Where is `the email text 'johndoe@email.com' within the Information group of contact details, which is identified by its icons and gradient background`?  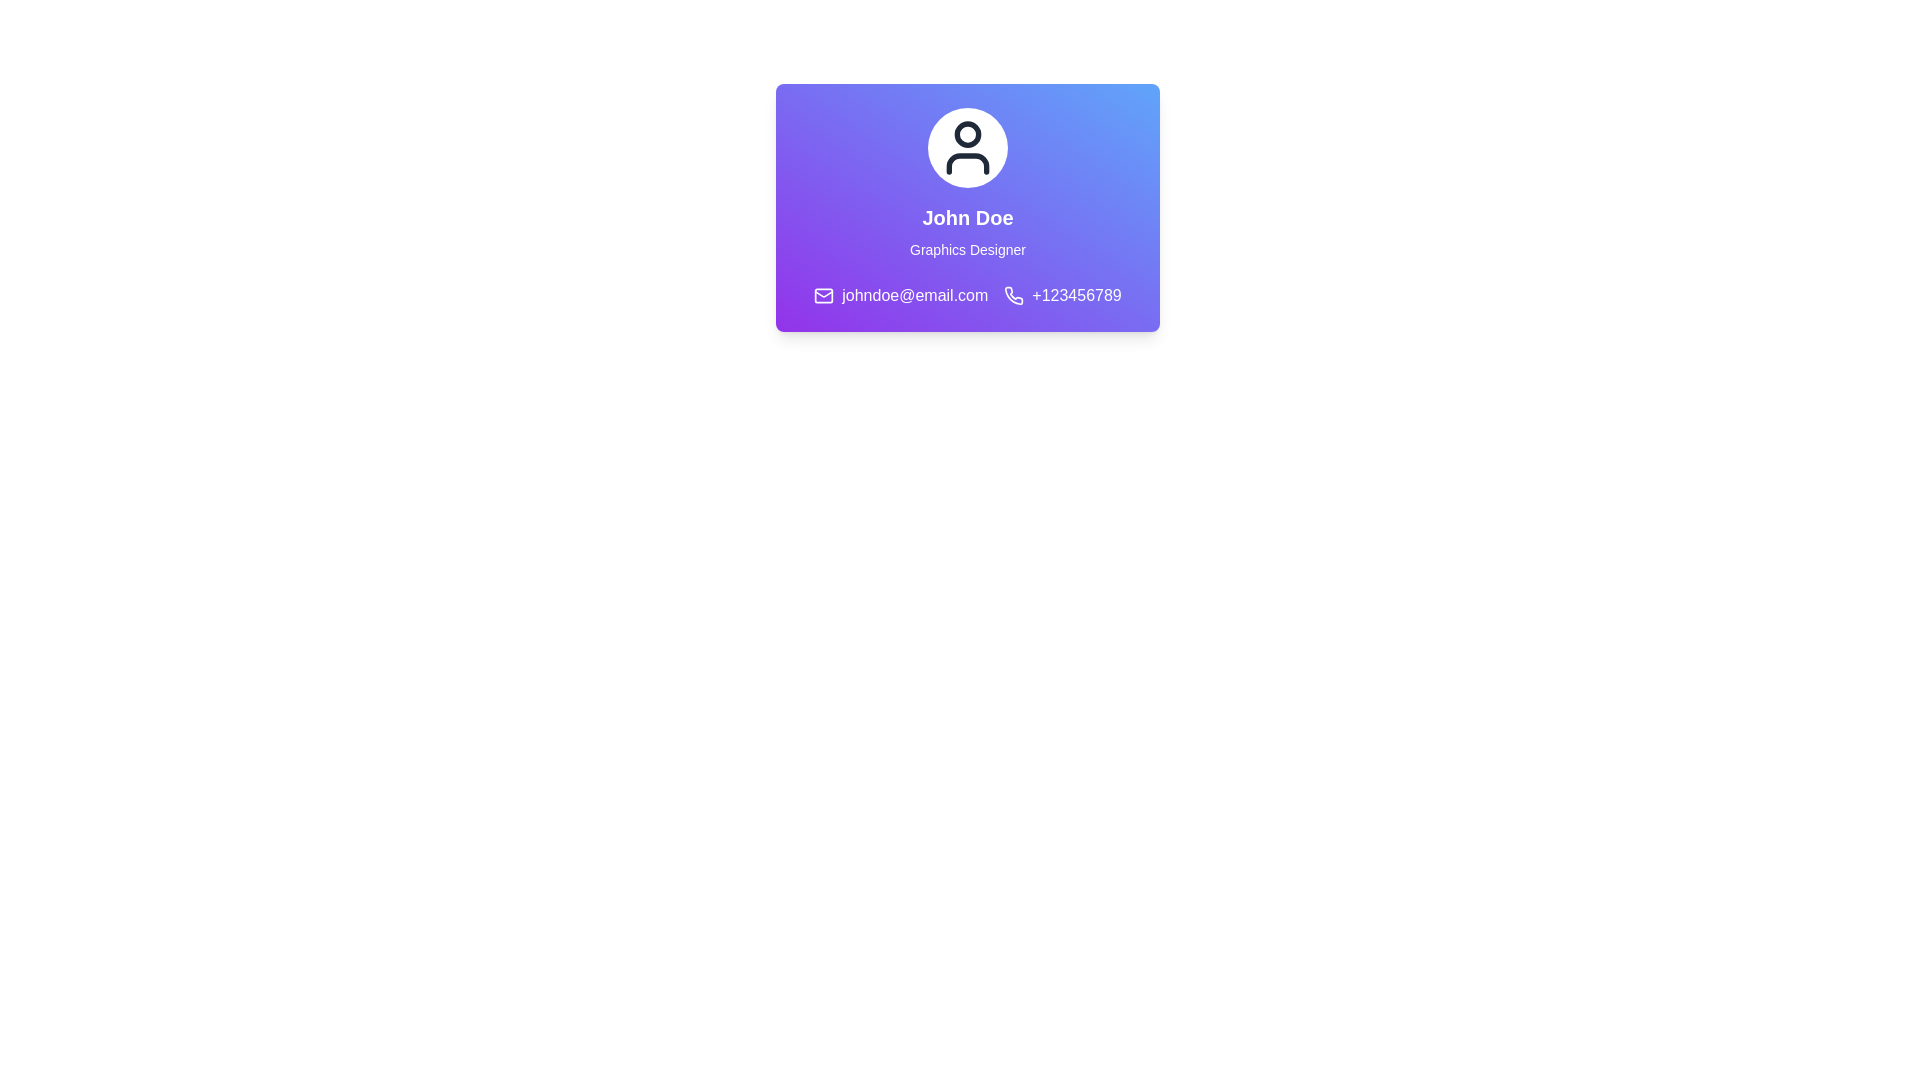 the email text 'johndoe@email.com' within the Information group of contact details, which is identified by its icons and gradient background is located at coordinates (968, 296).